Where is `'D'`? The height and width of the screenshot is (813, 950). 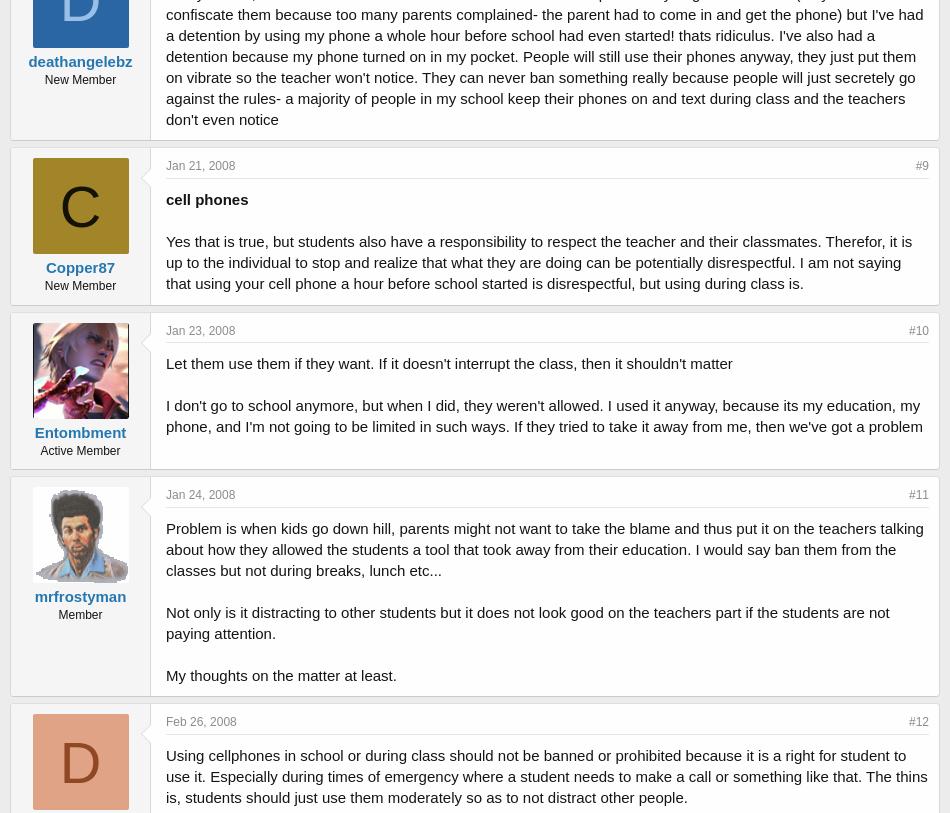
'D' is located at coordinates (79, 763).